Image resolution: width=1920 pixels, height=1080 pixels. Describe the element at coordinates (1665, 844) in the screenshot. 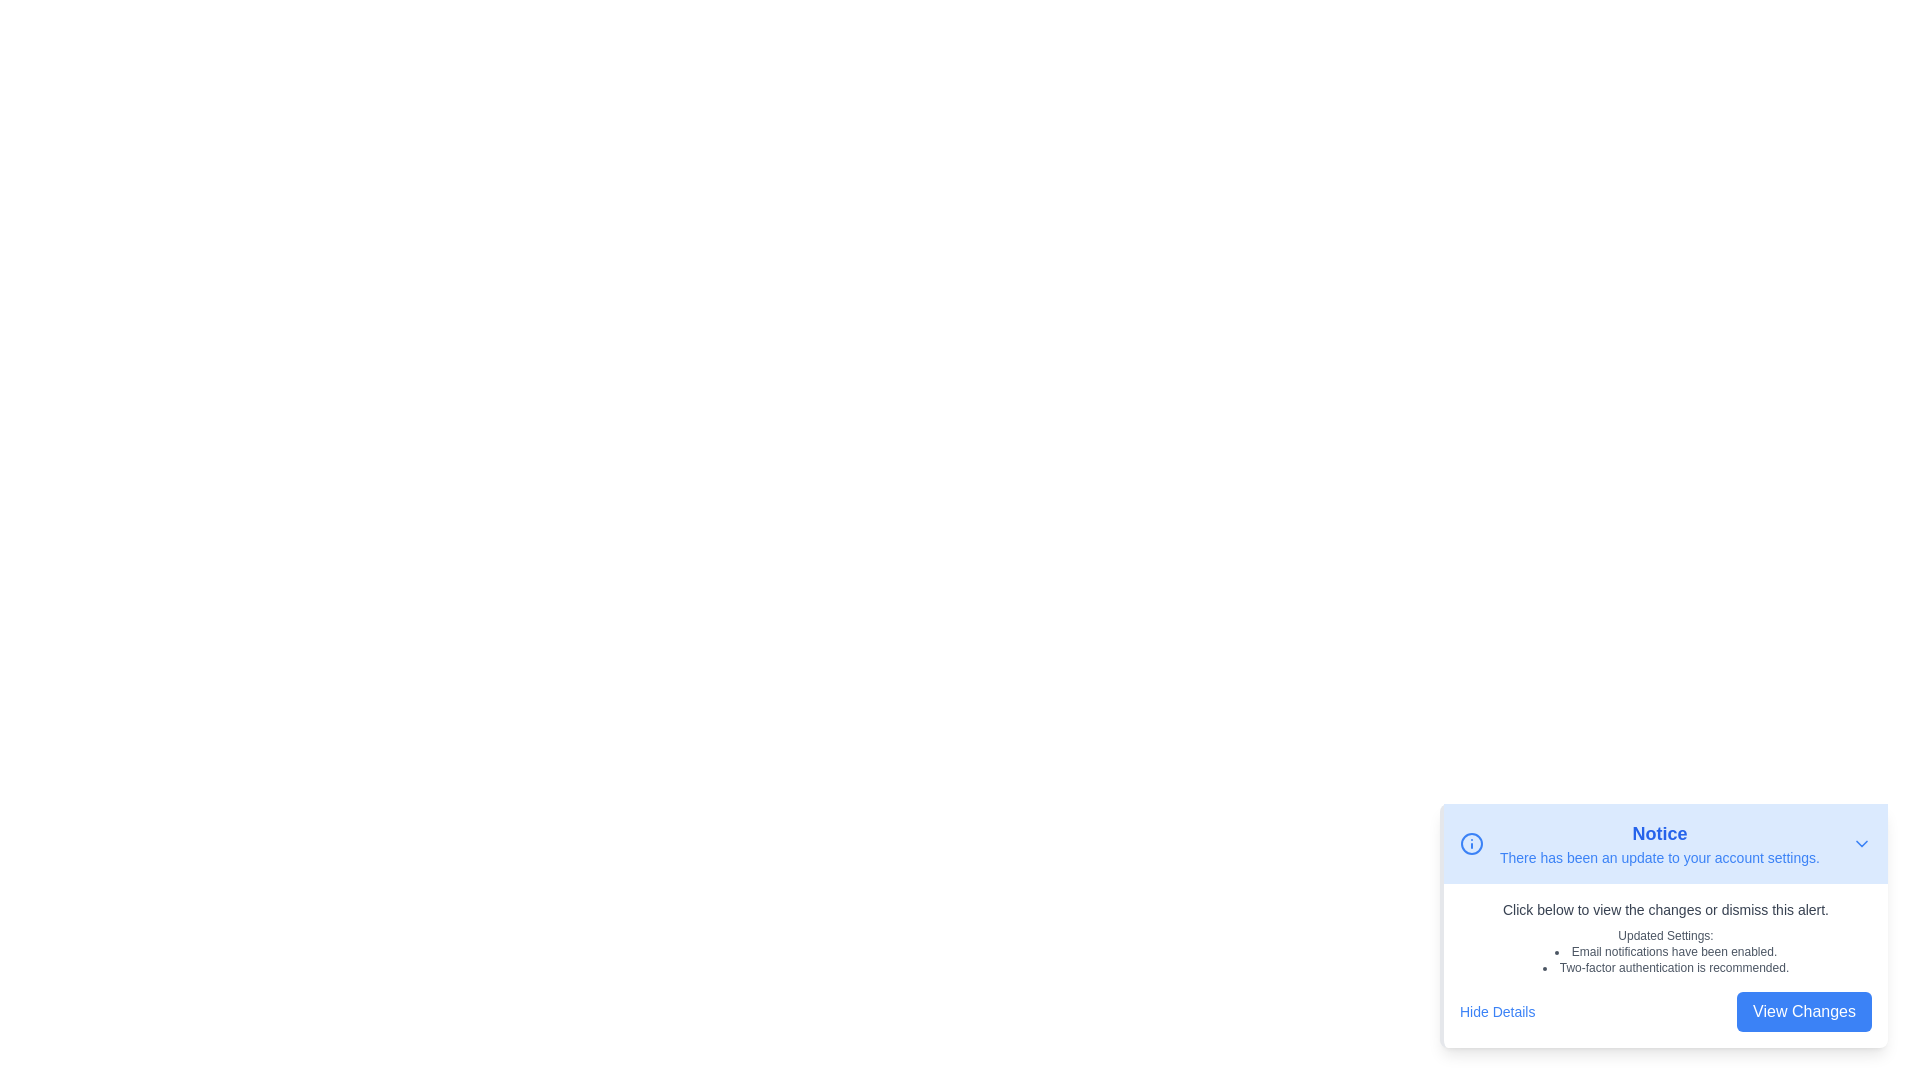

I see `the informative banner styled with a light blue background, containing the title 'Notice' in bold blue text, located at the bottom-right corner of the interface` at that location.